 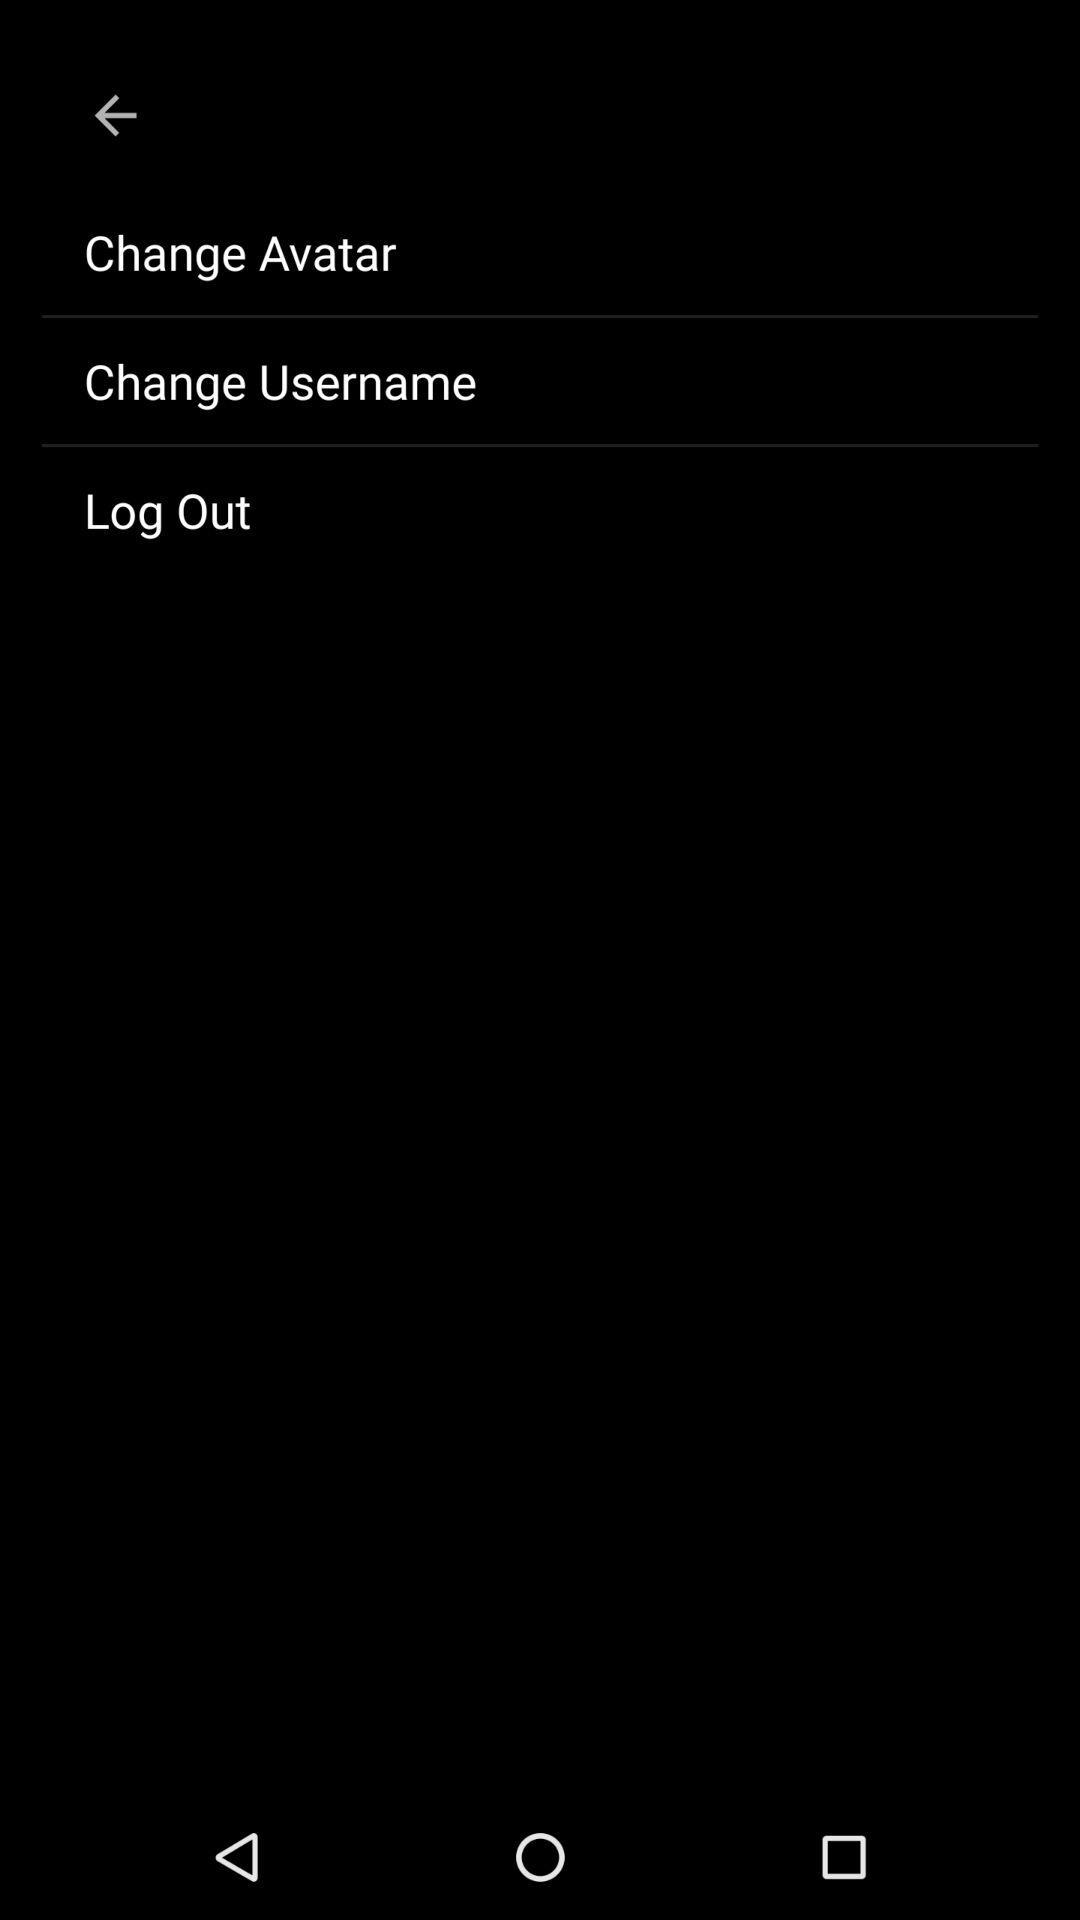 I want to click on the icon below change avatar, so click(x=540, y=380).